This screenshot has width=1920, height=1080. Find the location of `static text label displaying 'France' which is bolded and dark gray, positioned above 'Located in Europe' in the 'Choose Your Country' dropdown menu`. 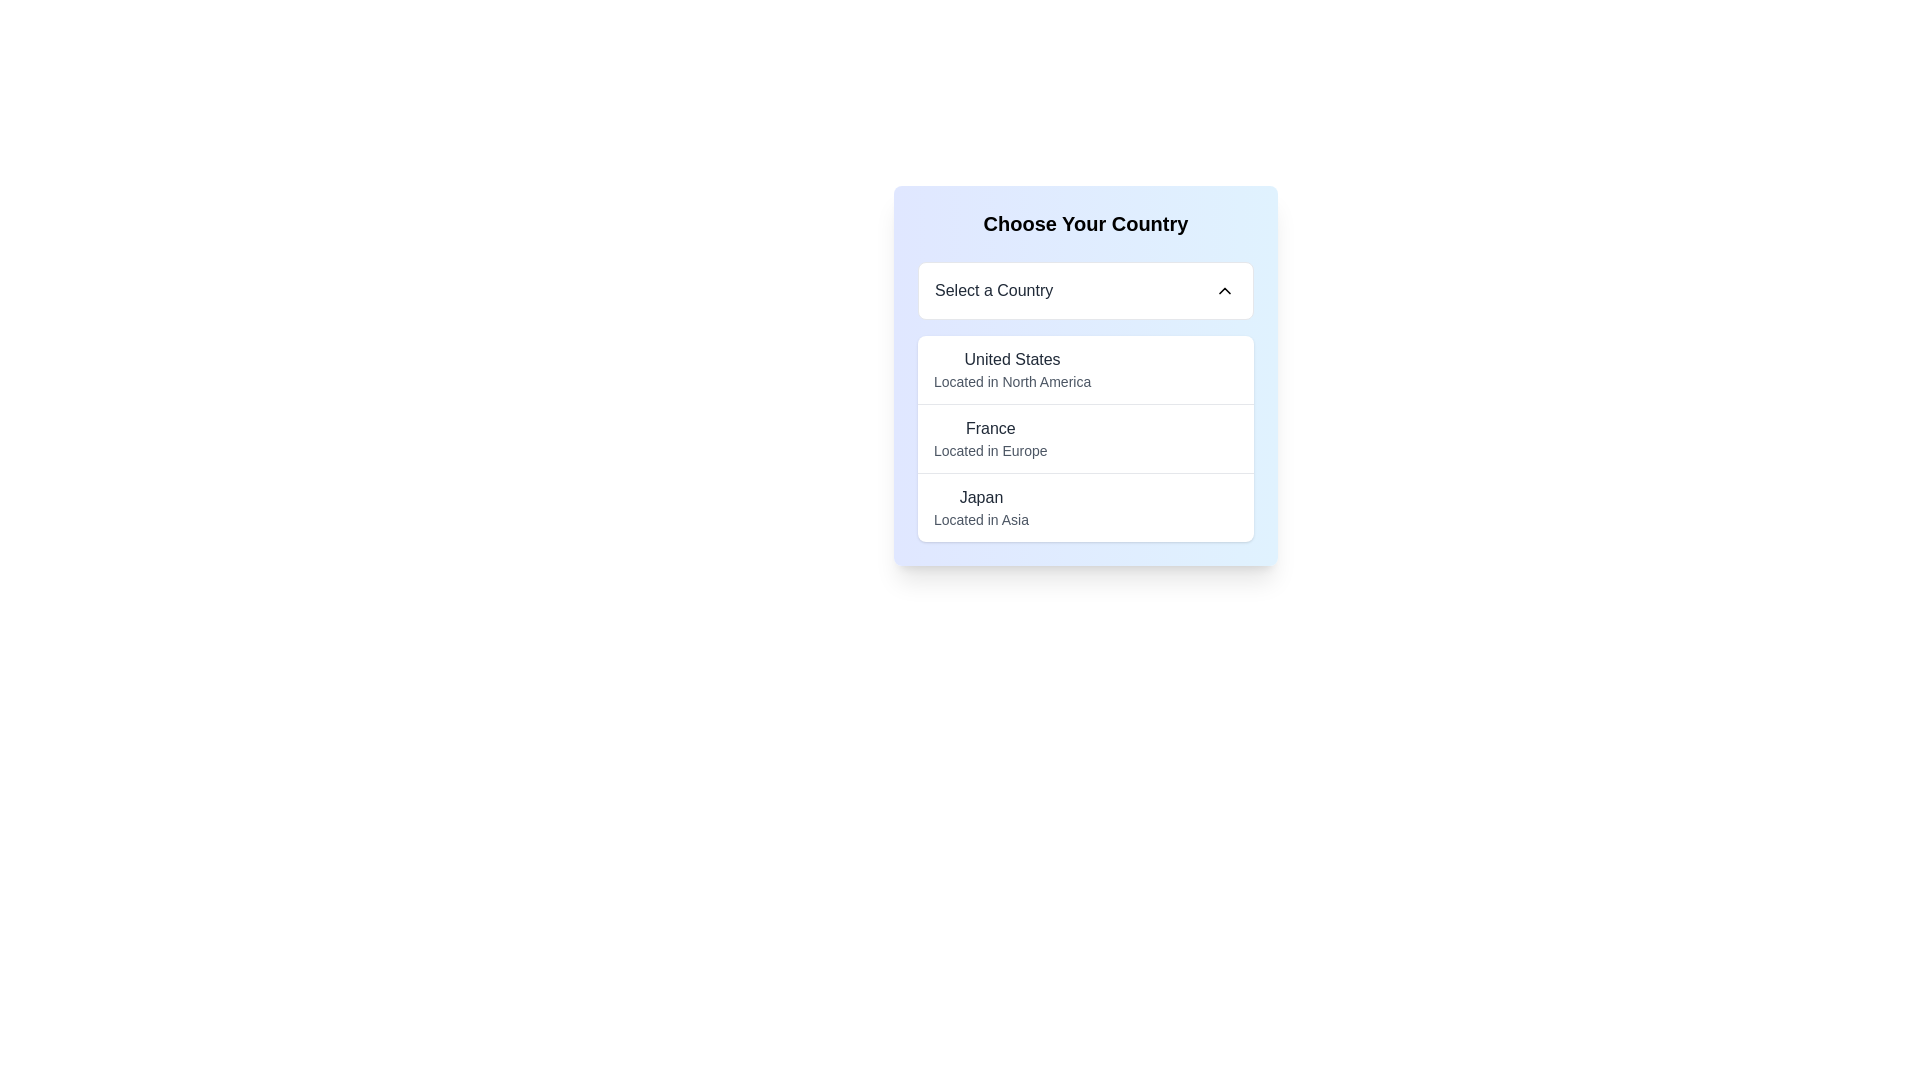

static text label displaying 'France' which is bolded and dark gray, positioned above 'Located in Europe' in the 'Choose Your Country' dropdown menu is located at coordinates (990, 427).